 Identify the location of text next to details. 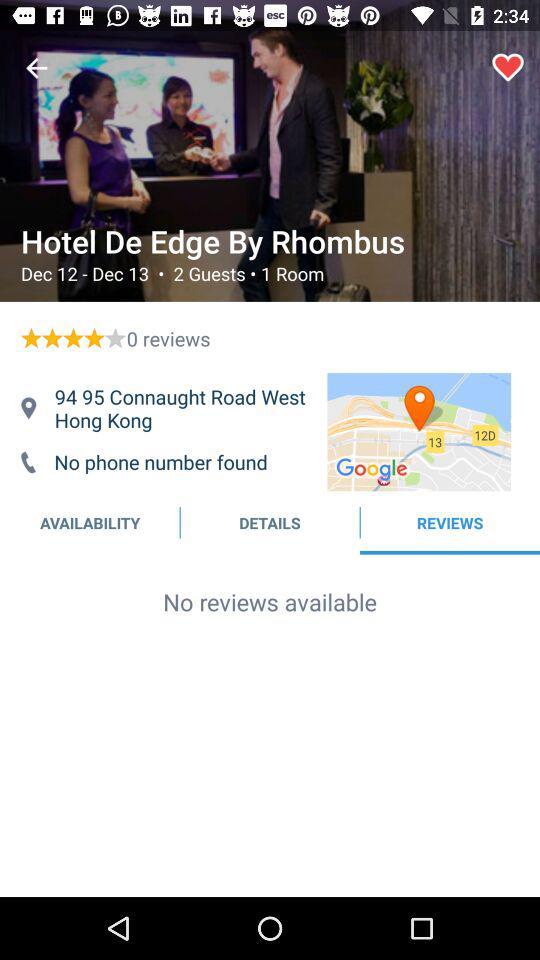
(449, 522).